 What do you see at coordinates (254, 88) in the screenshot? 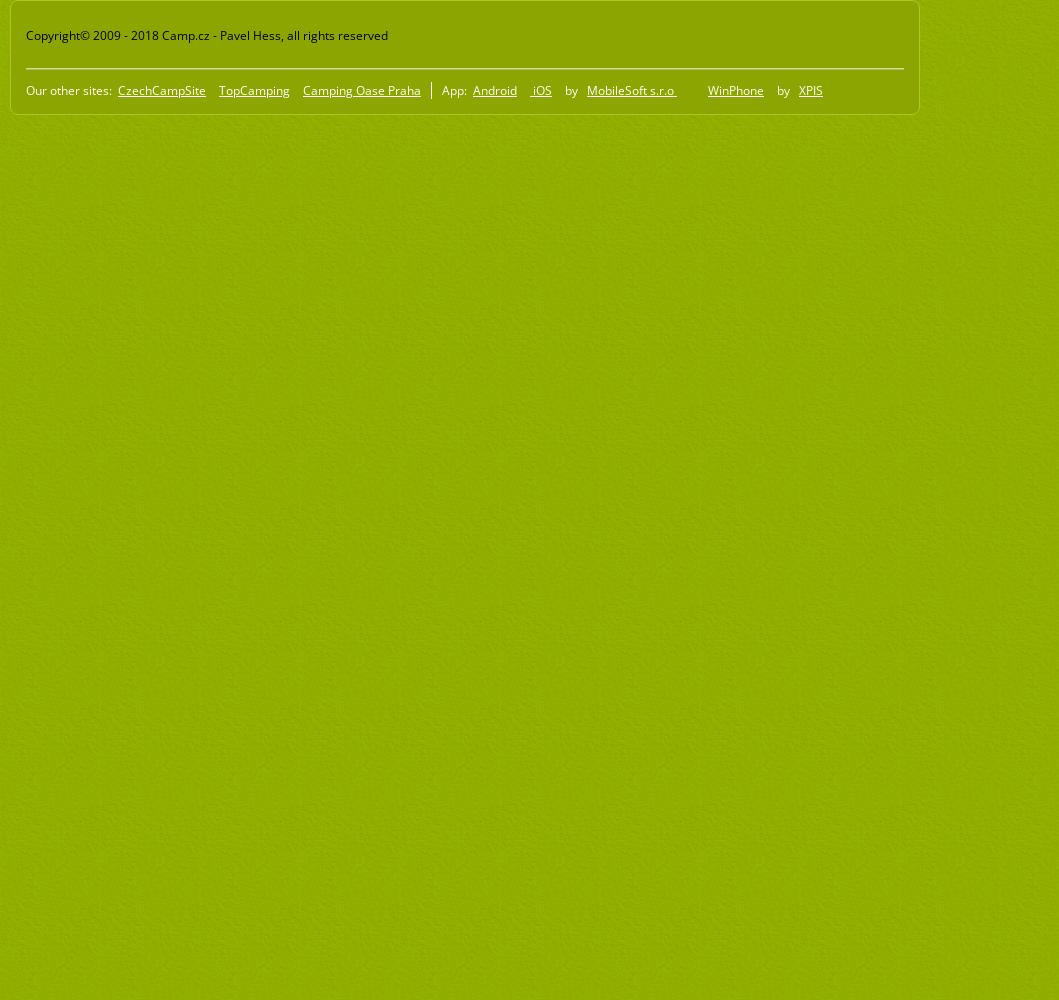
I see `'TopCamping'` at bounding box center [254, 88].